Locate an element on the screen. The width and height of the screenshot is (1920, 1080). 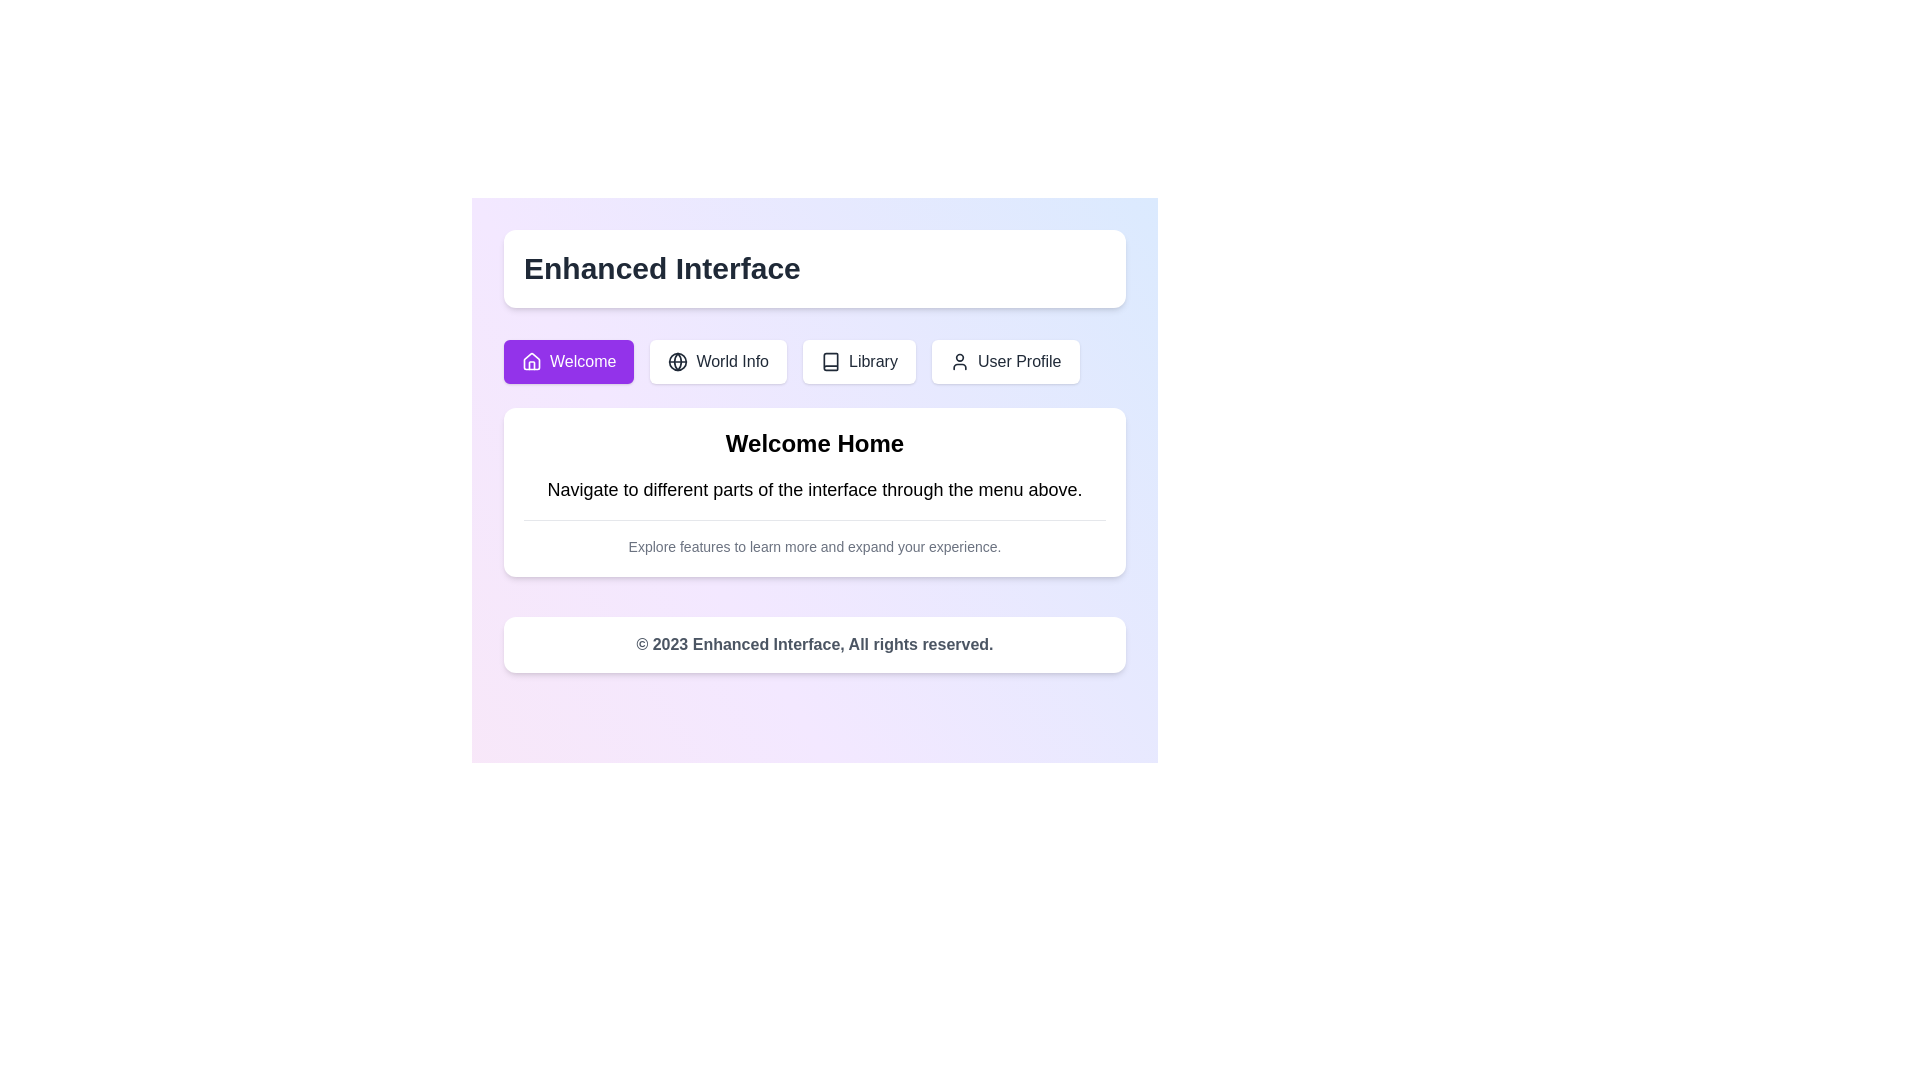
the stylized book icon located in the top navigation bar, which is the third option from the left is located at coordinates (830, 361).